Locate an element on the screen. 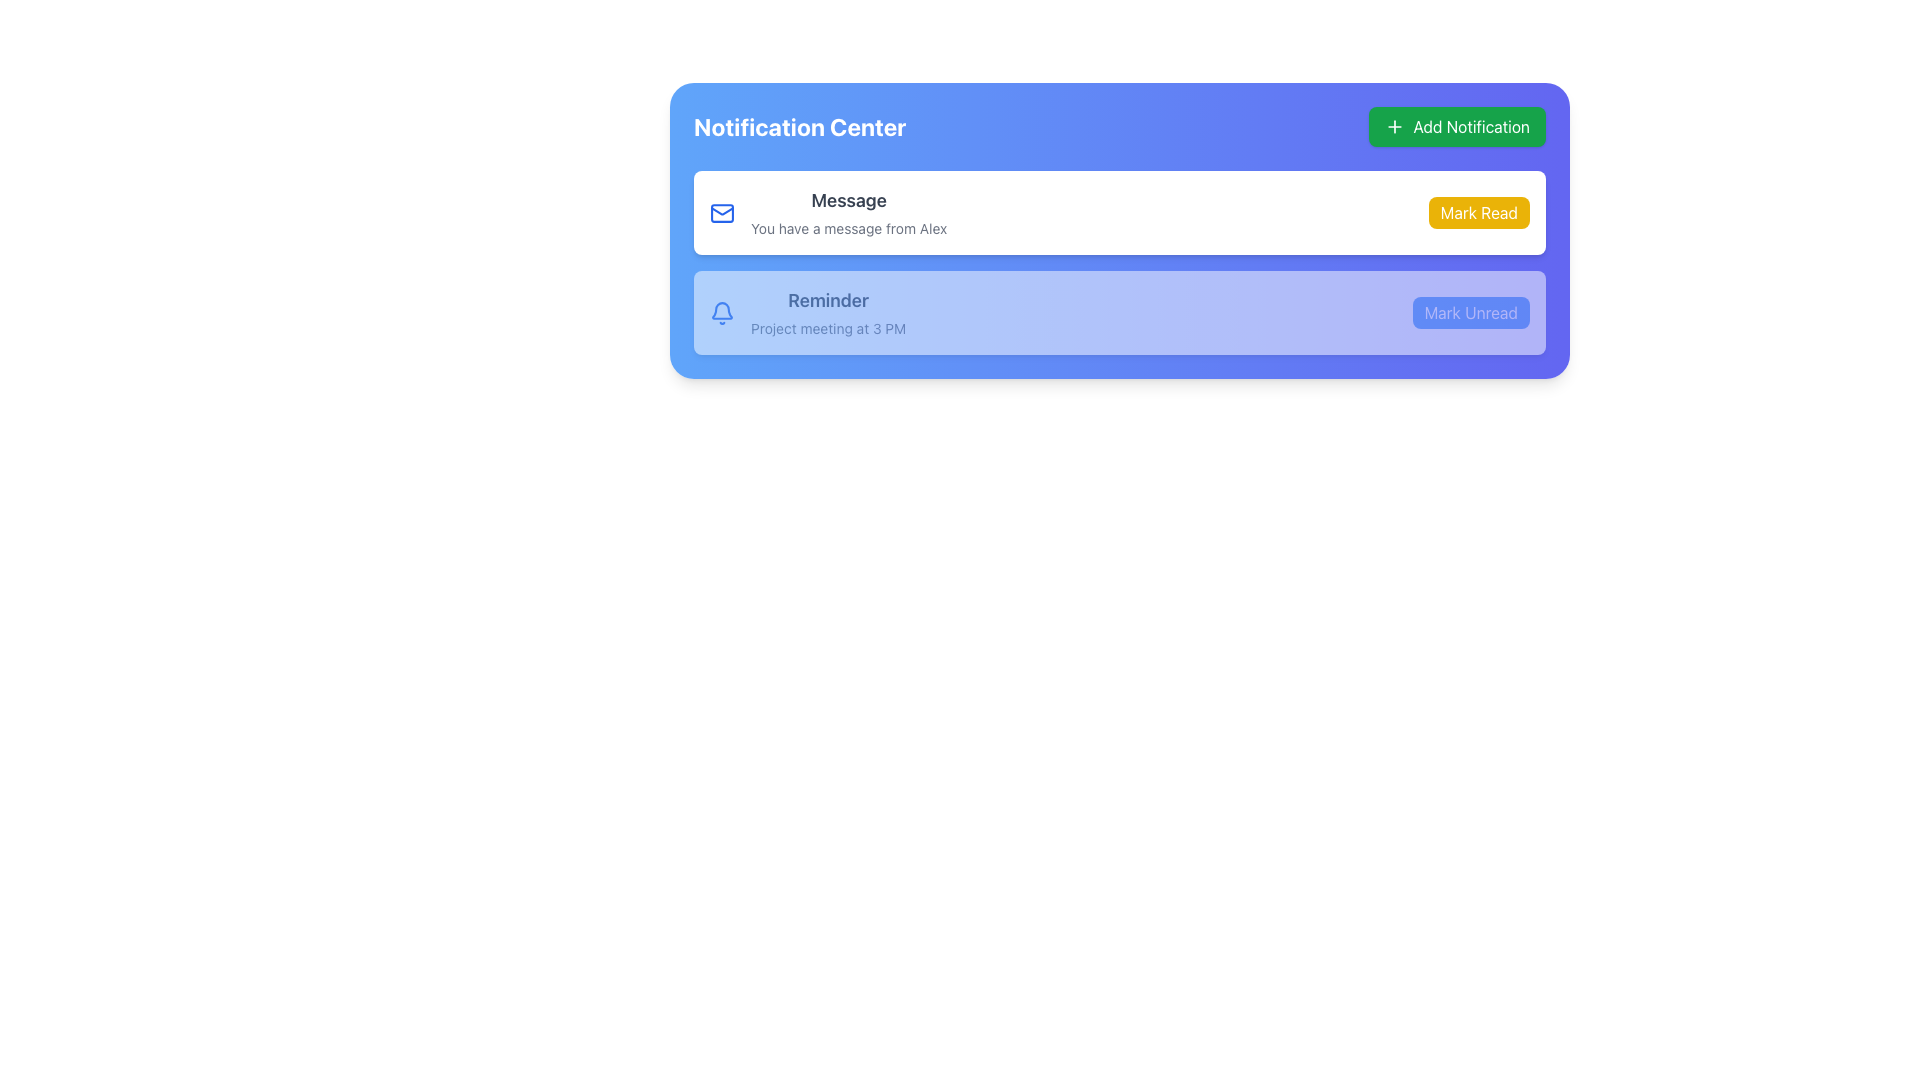 The image size is (1920, 1080). the static text element that conveys information about a scheduled project meeting at 3 PM, located within a light blue notification card beneath a bold 'Reminder' label is located at coordinates (828, 327).